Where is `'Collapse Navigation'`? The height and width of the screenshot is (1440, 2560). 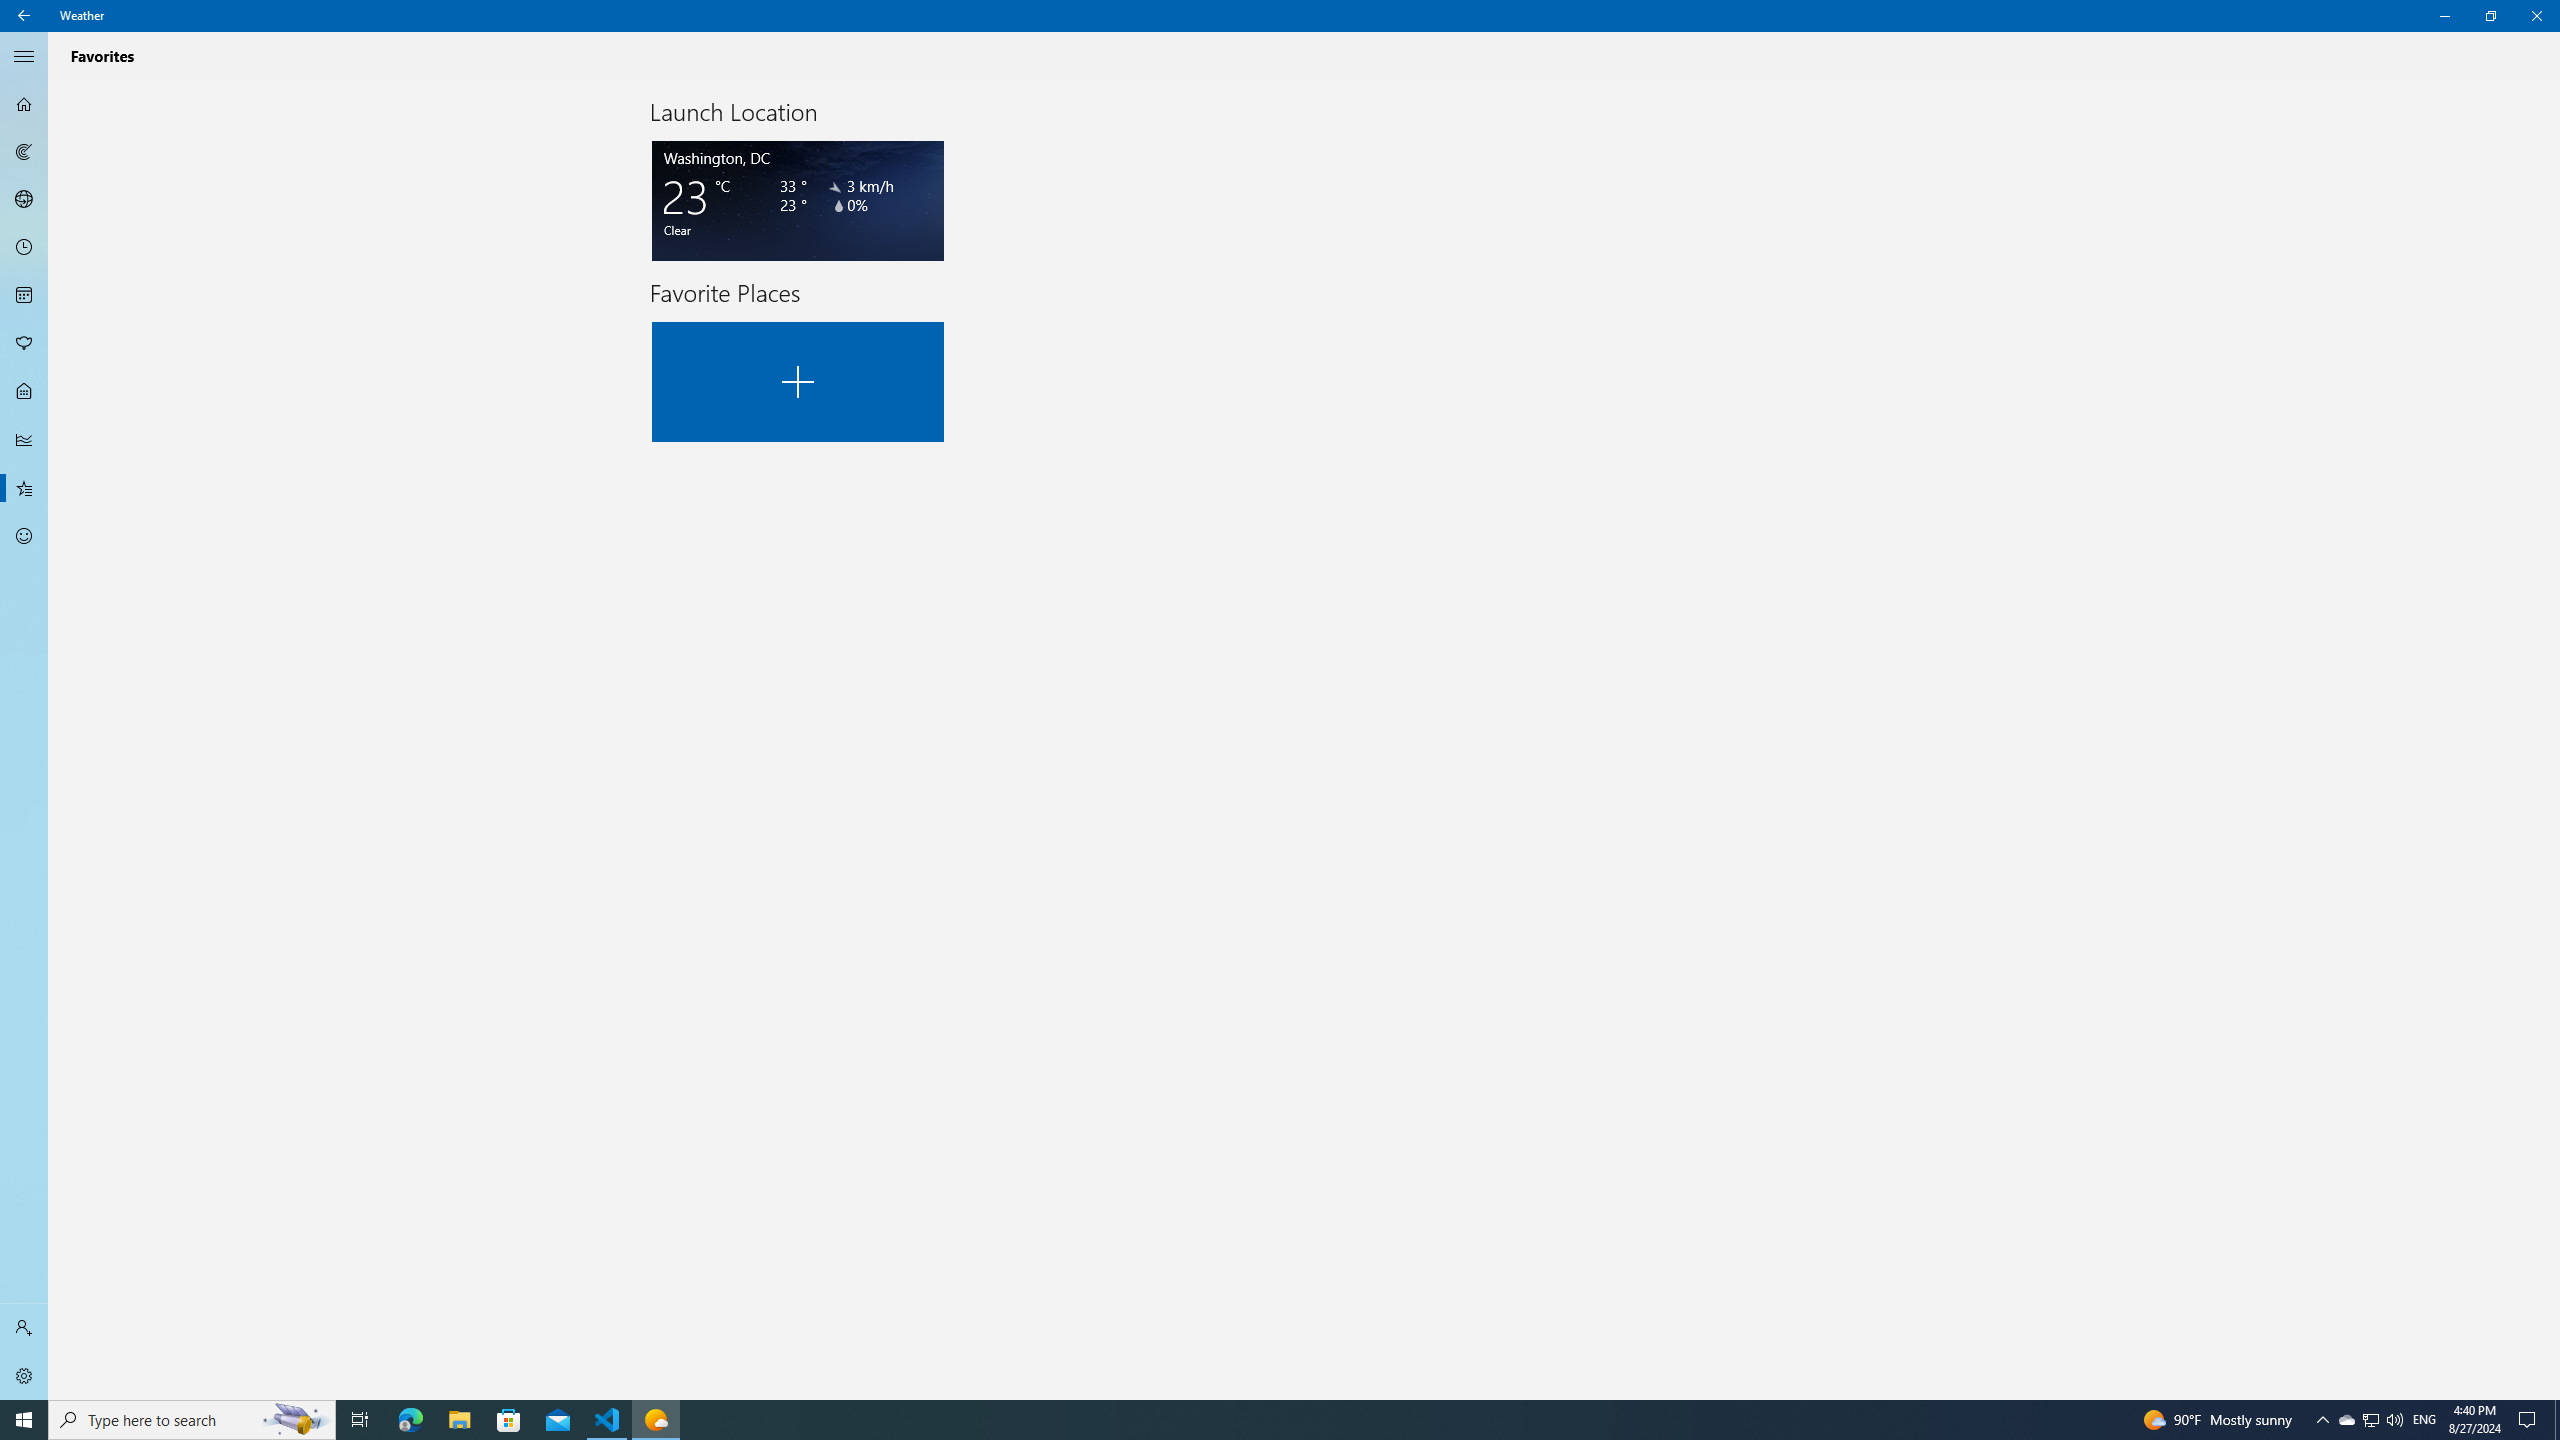
'Collapse Navigation' is located at coordinates (24, 55).